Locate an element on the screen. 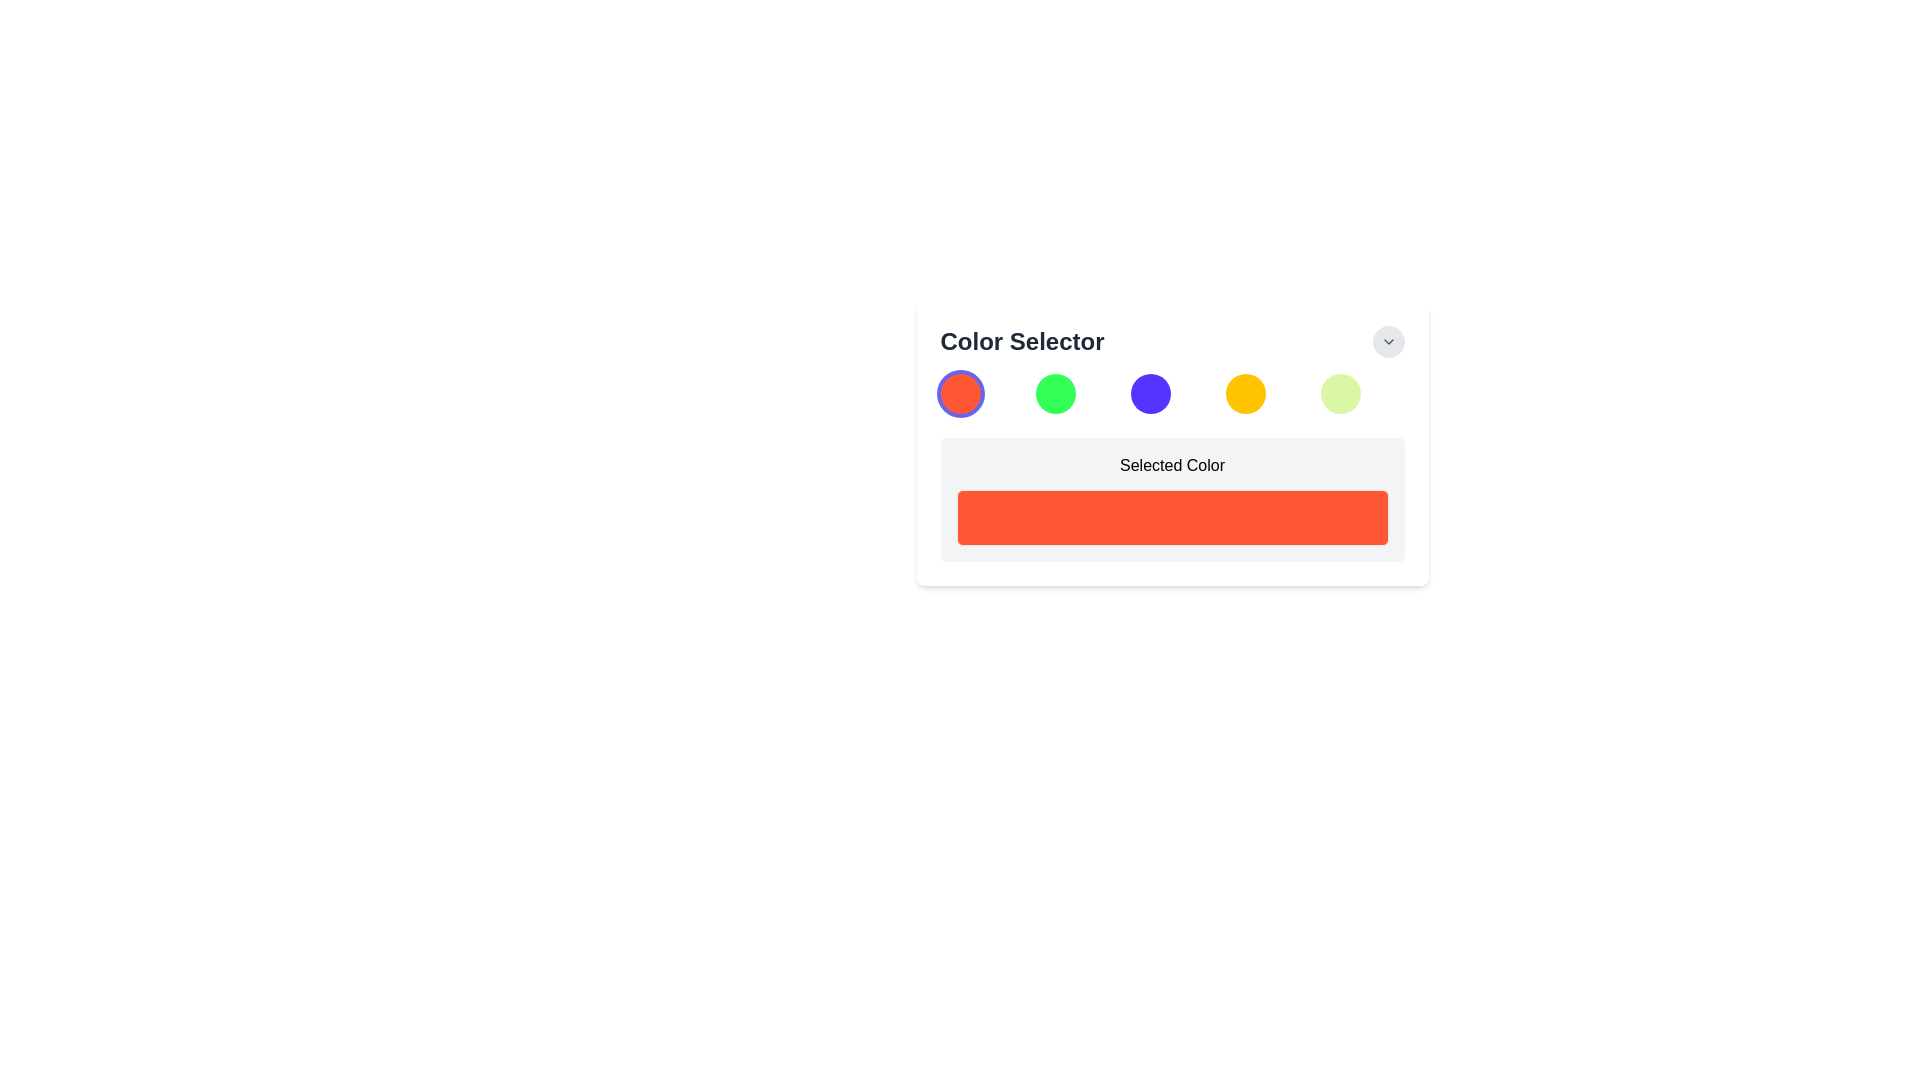  the yellow color selection button, which is the fourth button from the left in a grid layout is located at coordinates (1245, 393).